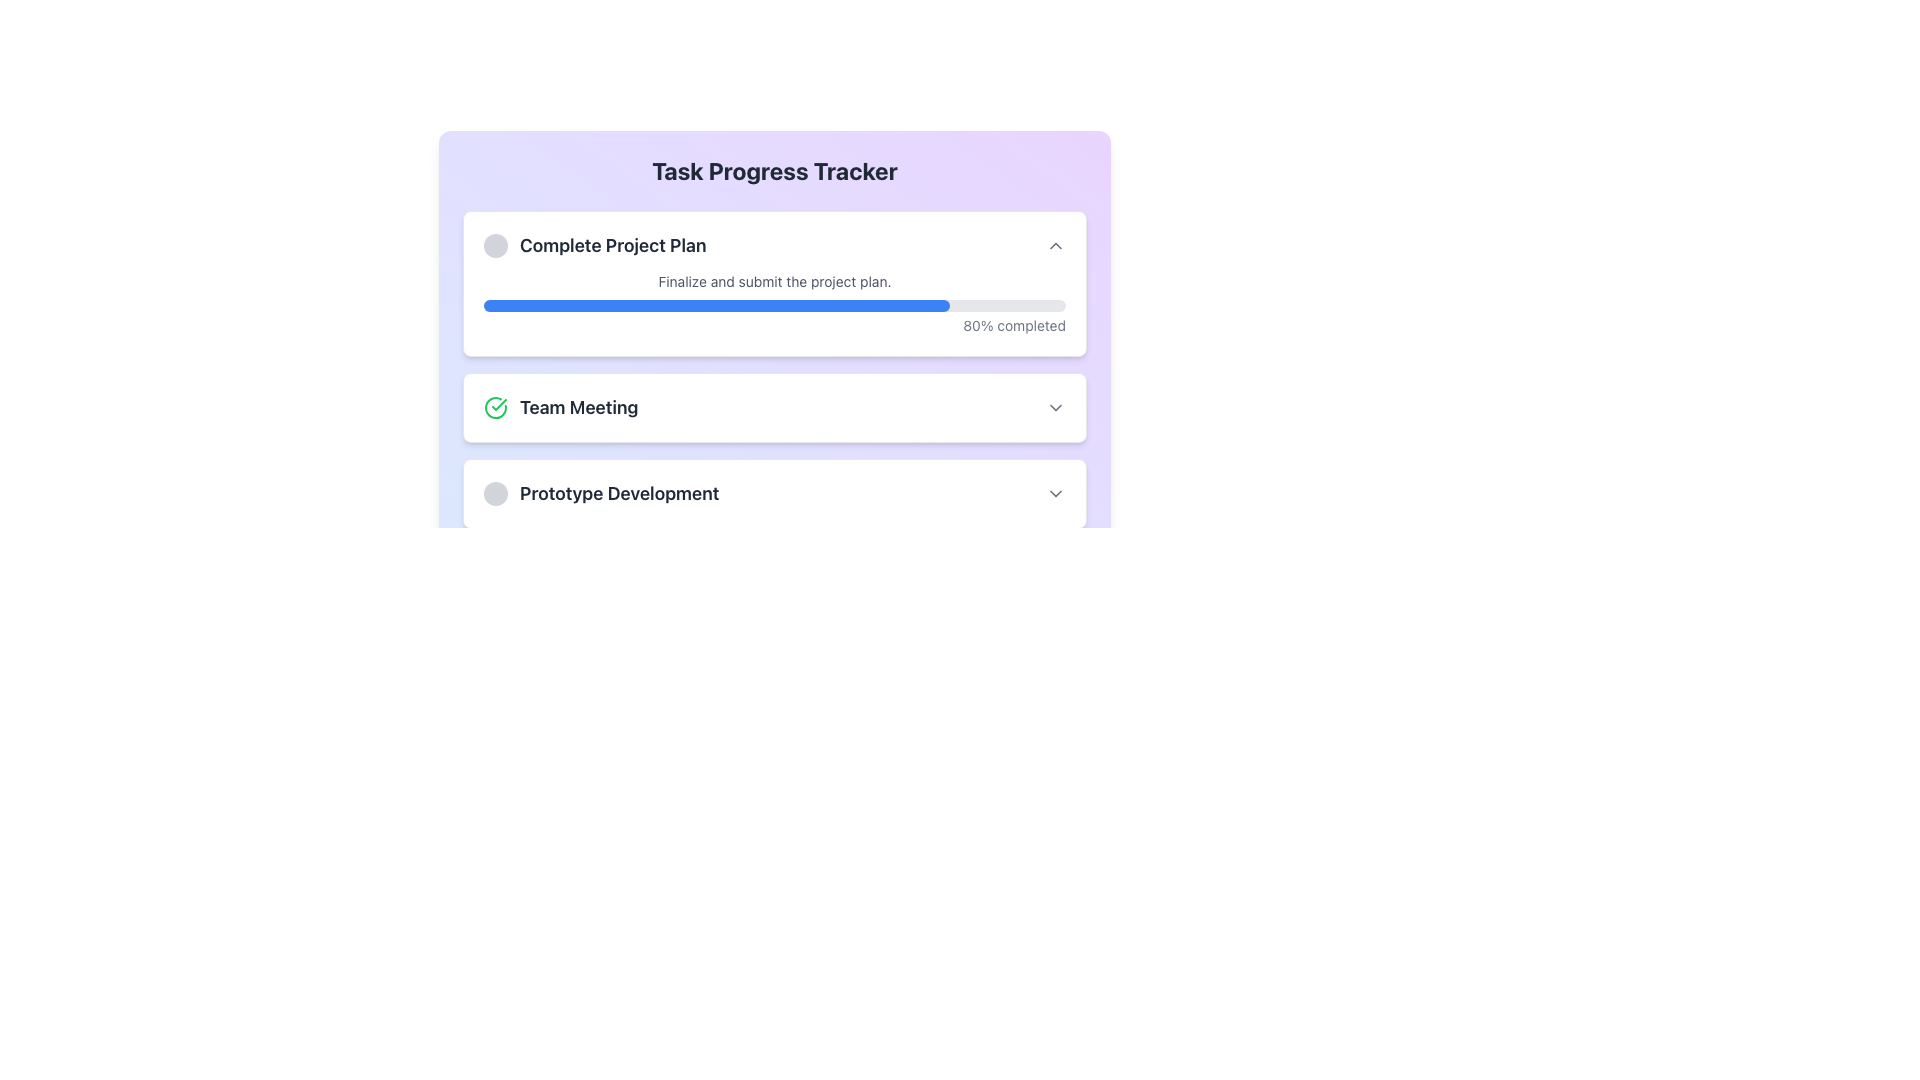  I want to click on the decorative icon located in the top task item labeled 'Complete Project Plan' in the 'Task Progress Tracker' interface, which is the leftmost element preceding the task's title, so click(495, 245).